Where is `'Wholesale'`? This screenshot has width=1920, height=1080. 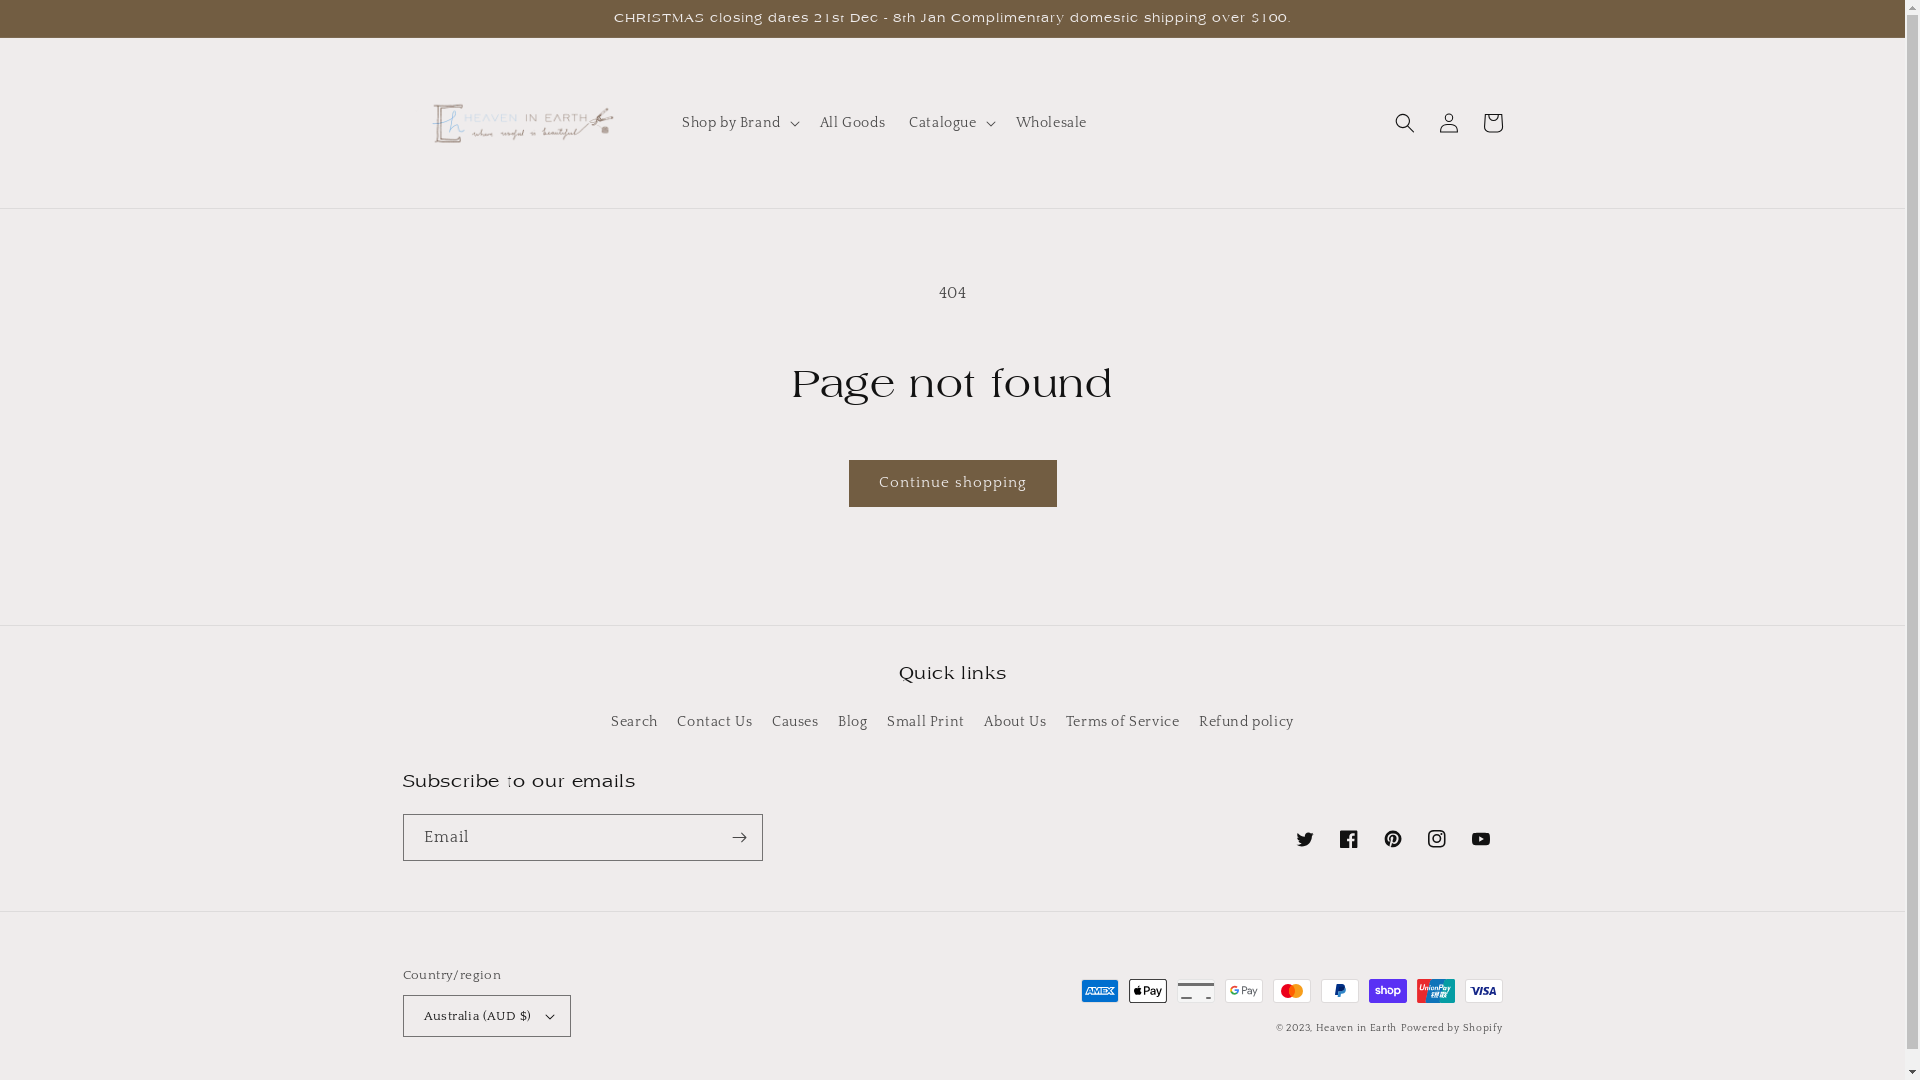
'Wholesale' is located at coordinates (1050, 123).